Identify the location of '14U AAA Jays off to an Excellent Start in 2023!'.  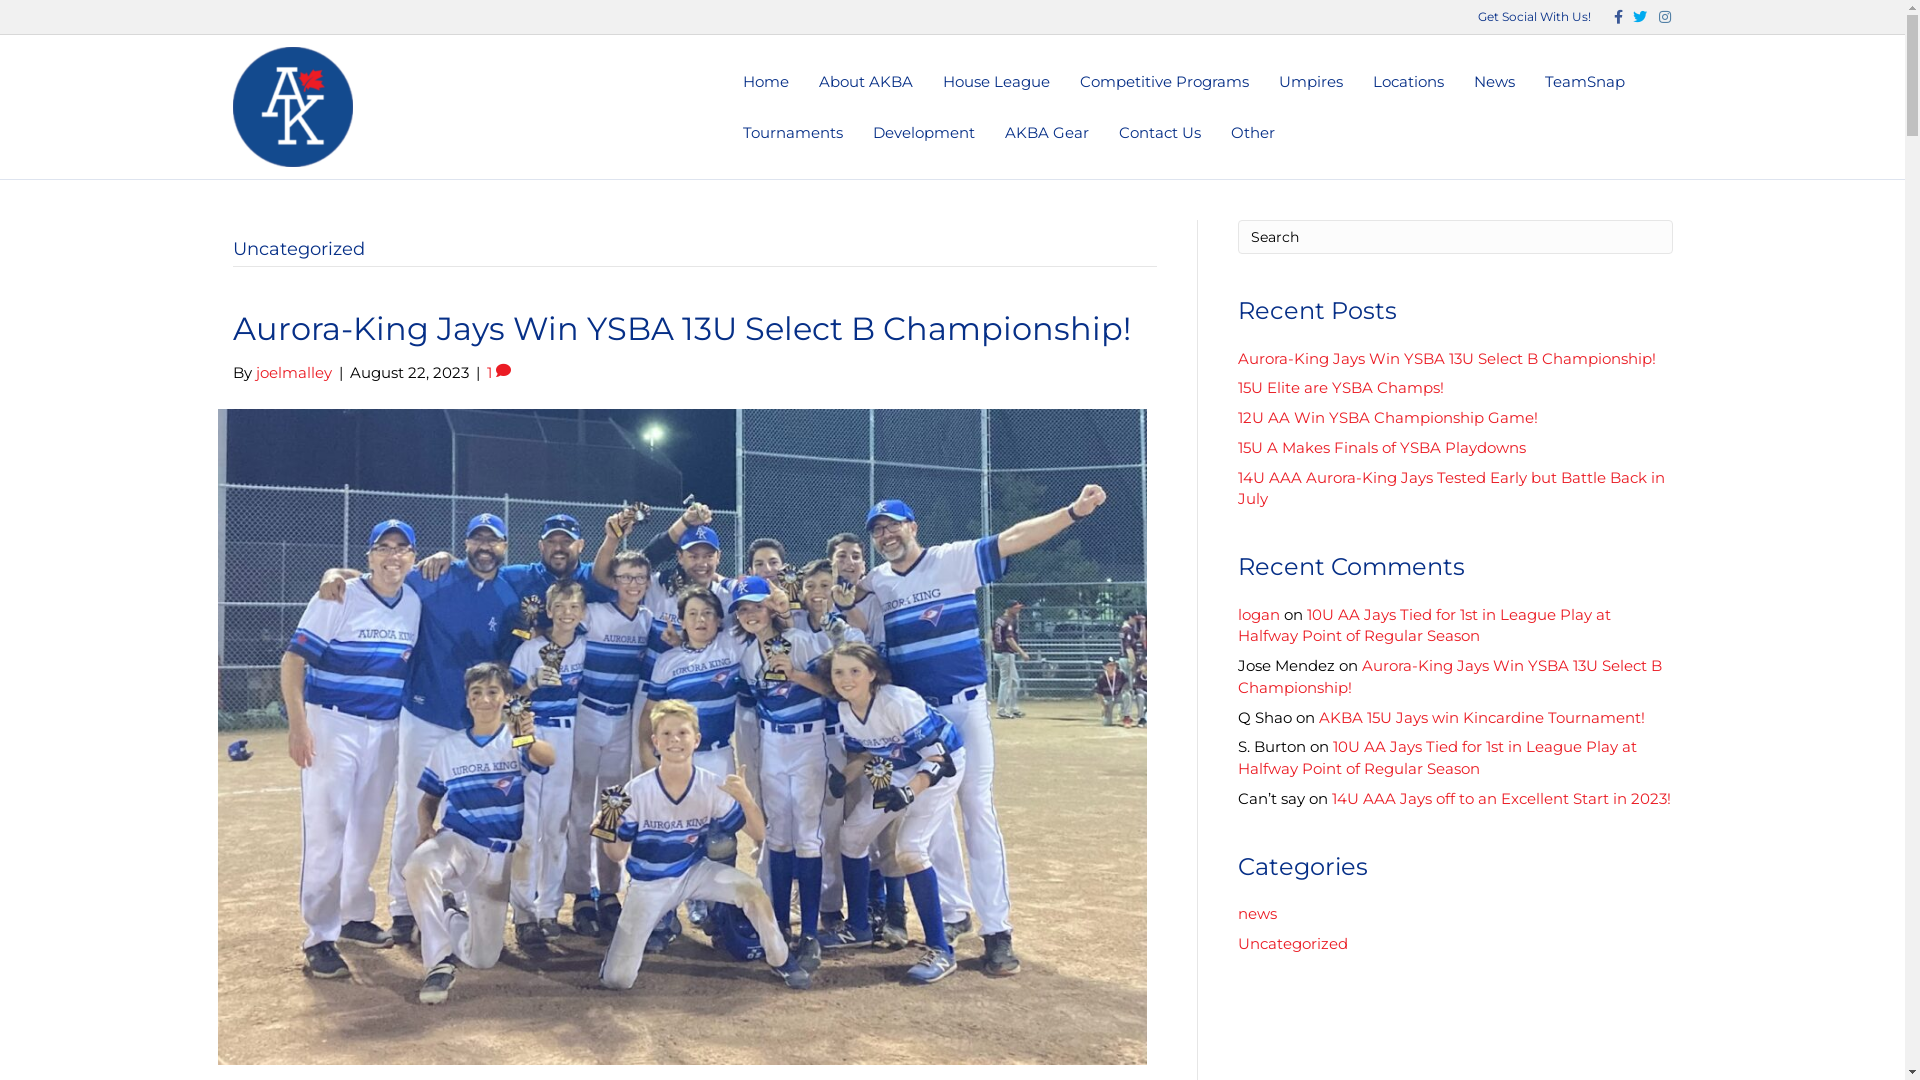
(1501, 797).